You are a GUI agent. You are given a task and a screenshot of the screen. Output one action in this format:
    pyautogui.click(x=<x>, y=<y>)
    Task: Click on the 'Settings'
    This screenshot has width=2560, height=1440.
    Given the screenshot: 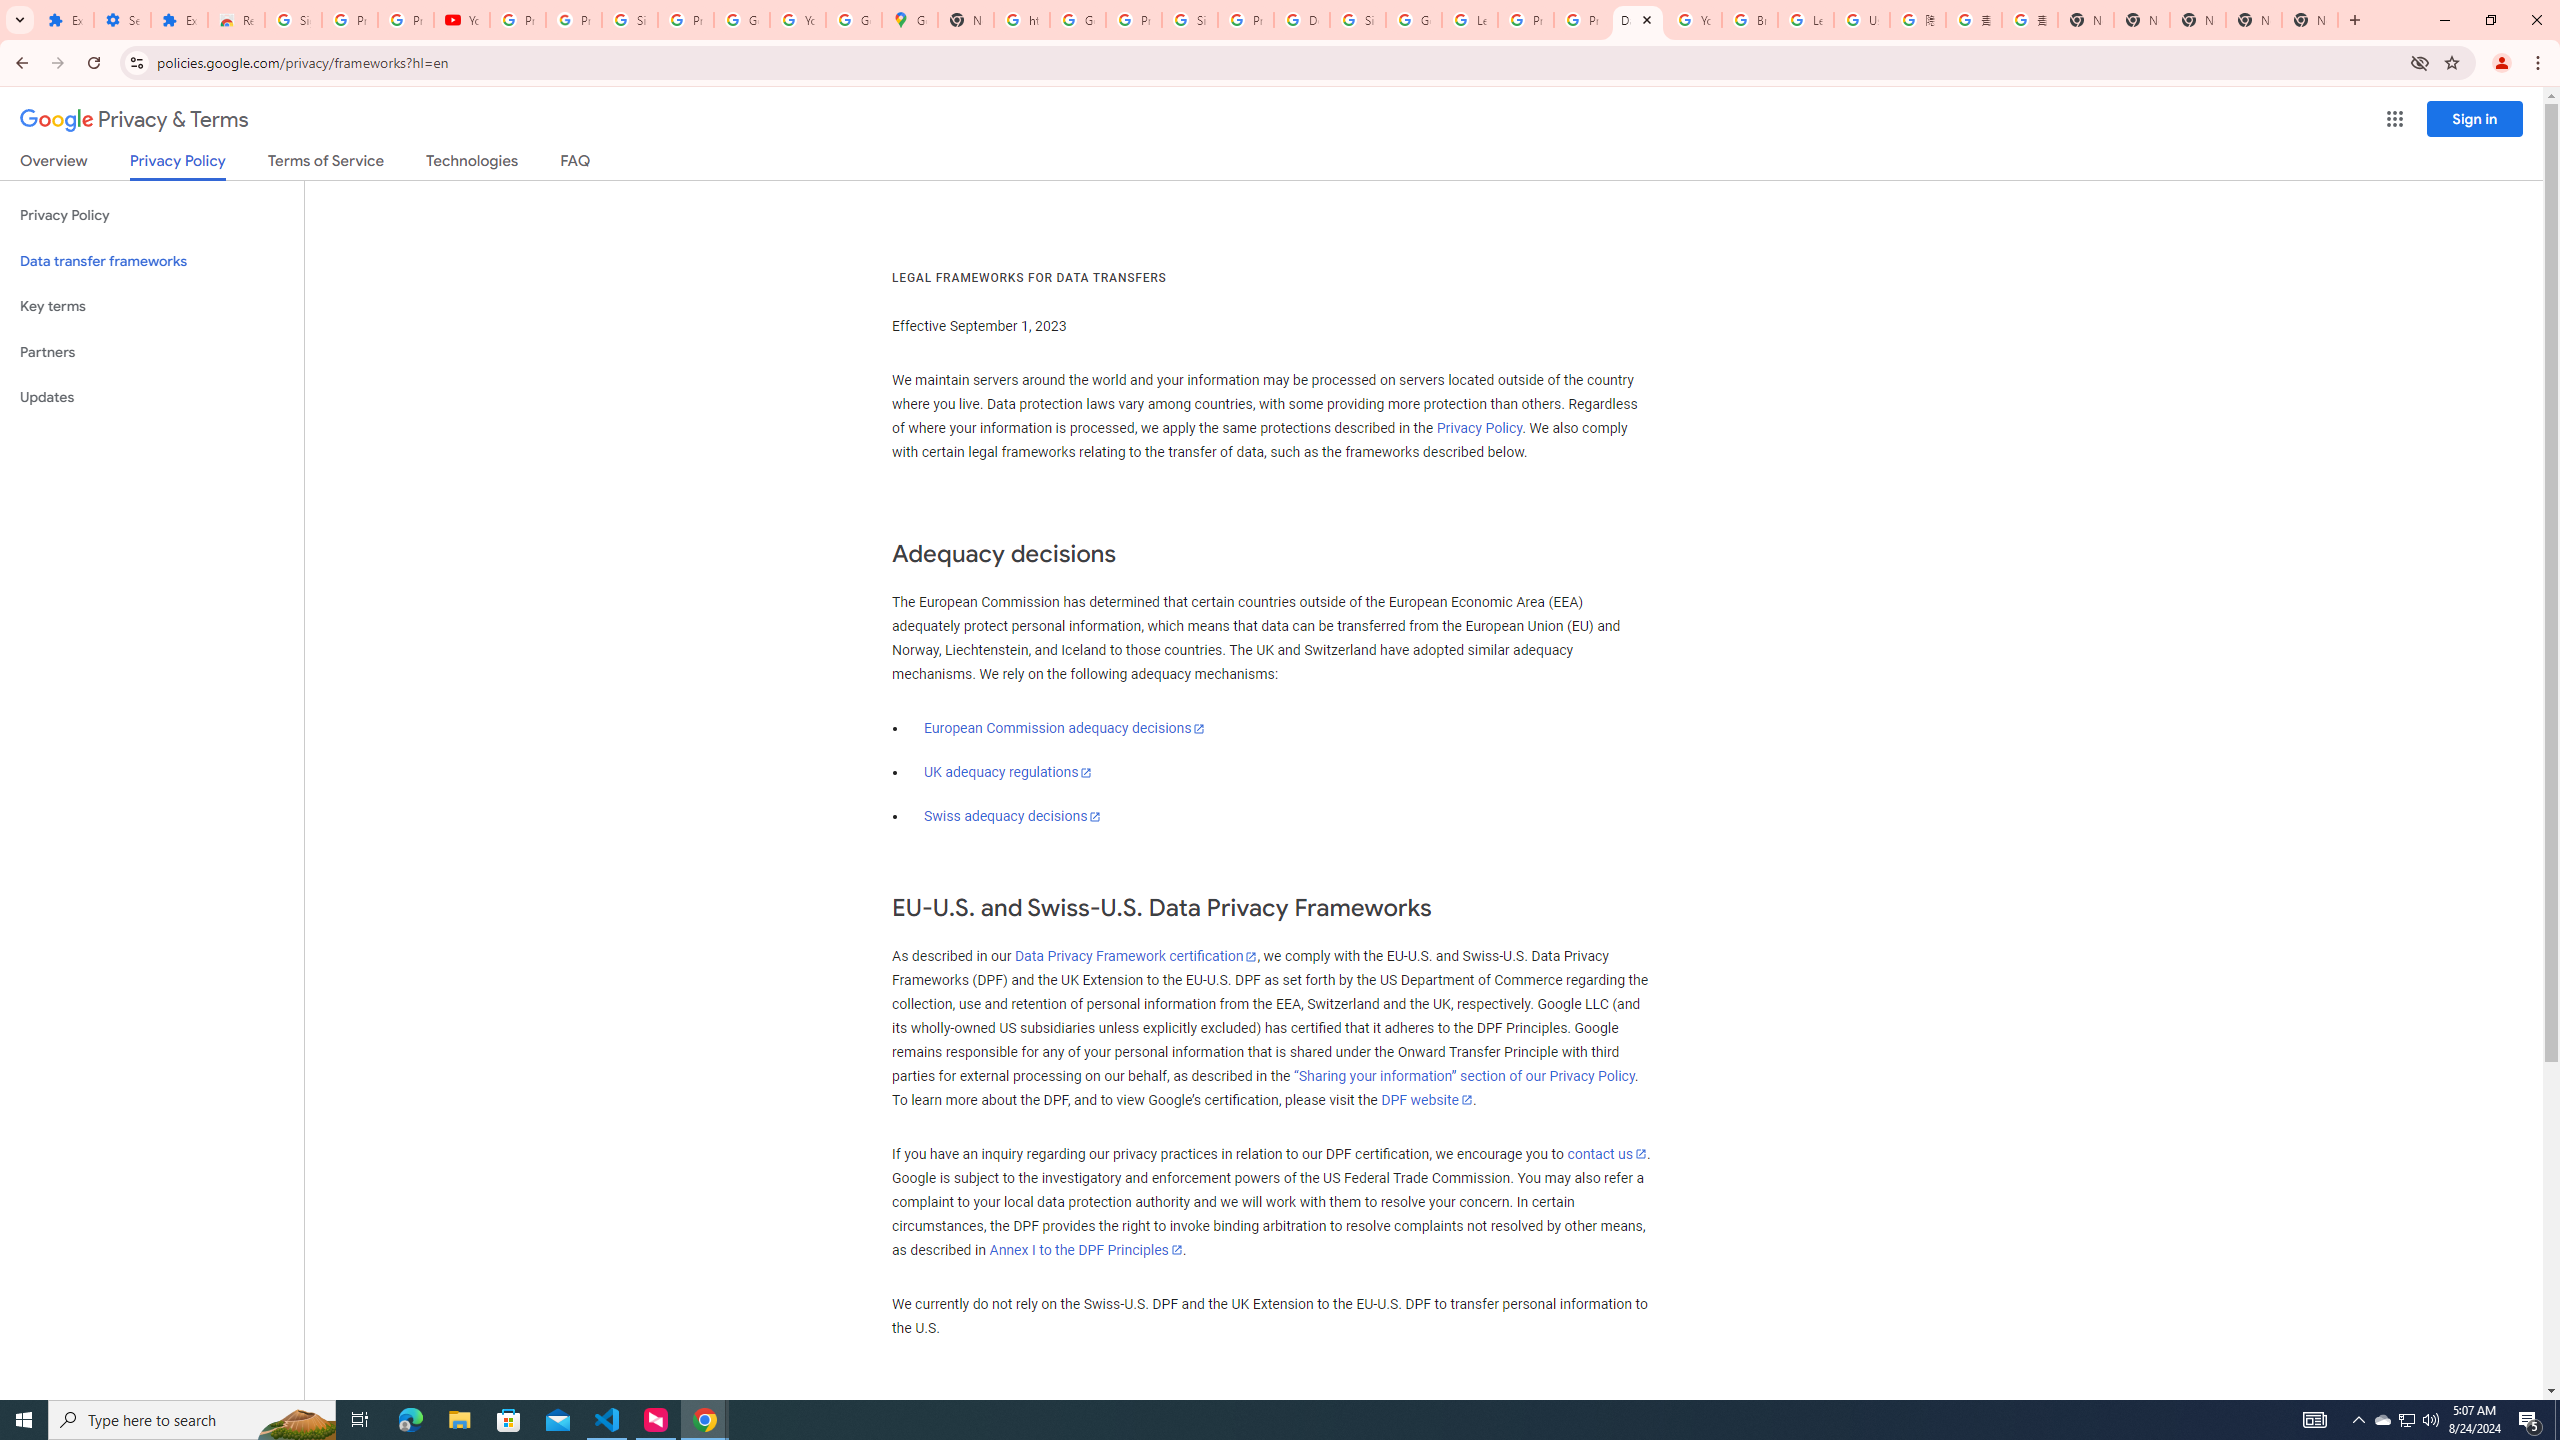 What is the action you would take?
    pyautogui.click(x=121, y=19)
    